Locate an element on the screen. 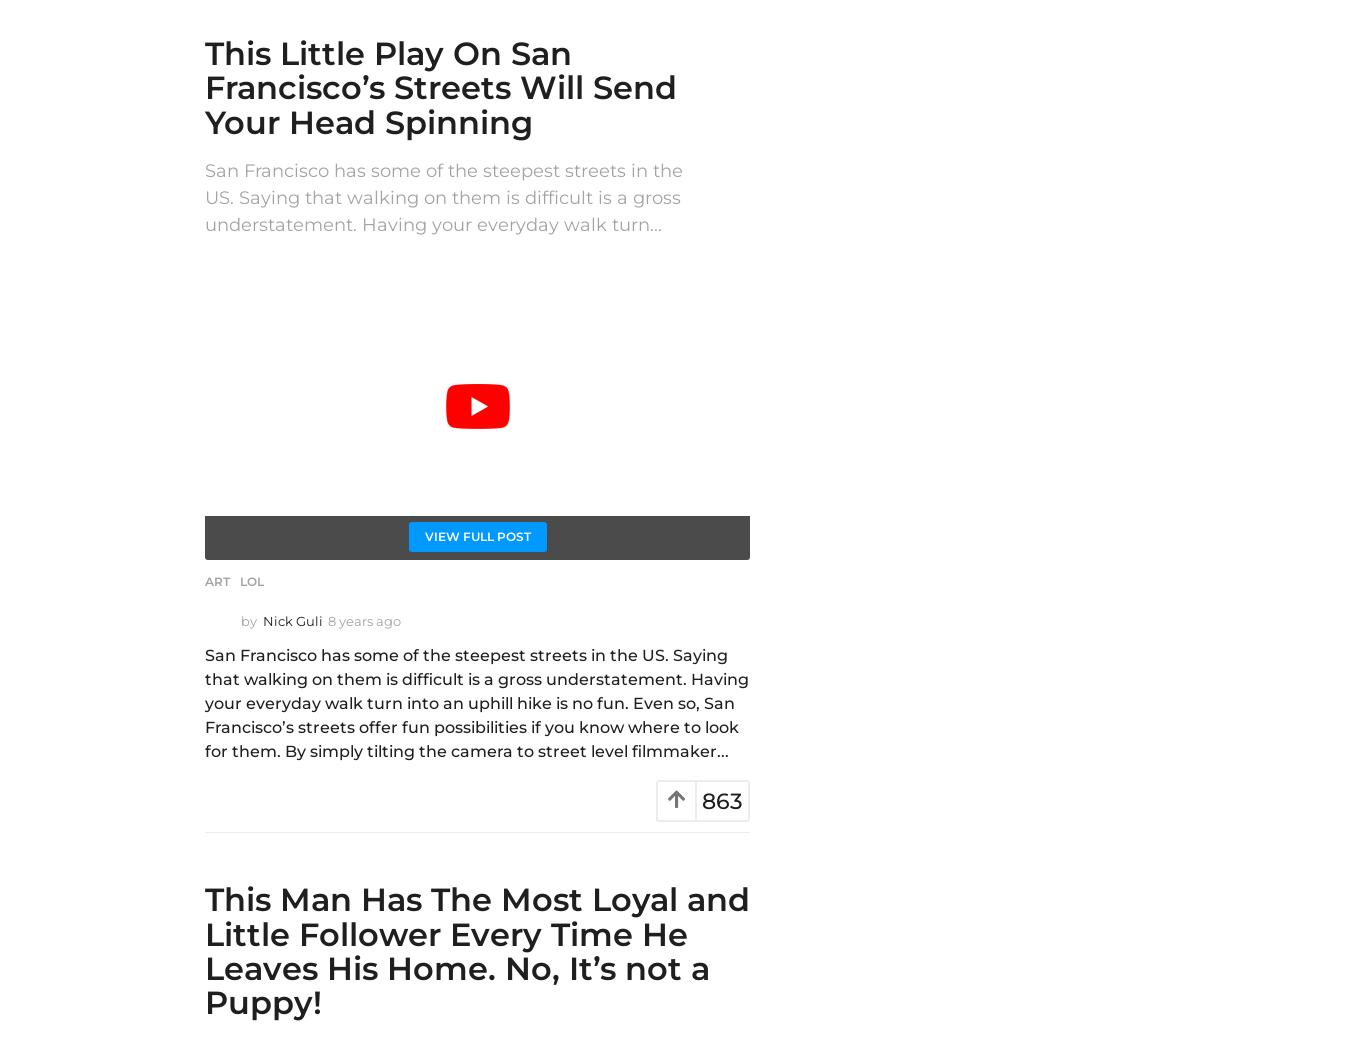 Image resolution: width=1350 pixels, height=1042 pixels. '8 years ago' is located at coordinates (364, 621).